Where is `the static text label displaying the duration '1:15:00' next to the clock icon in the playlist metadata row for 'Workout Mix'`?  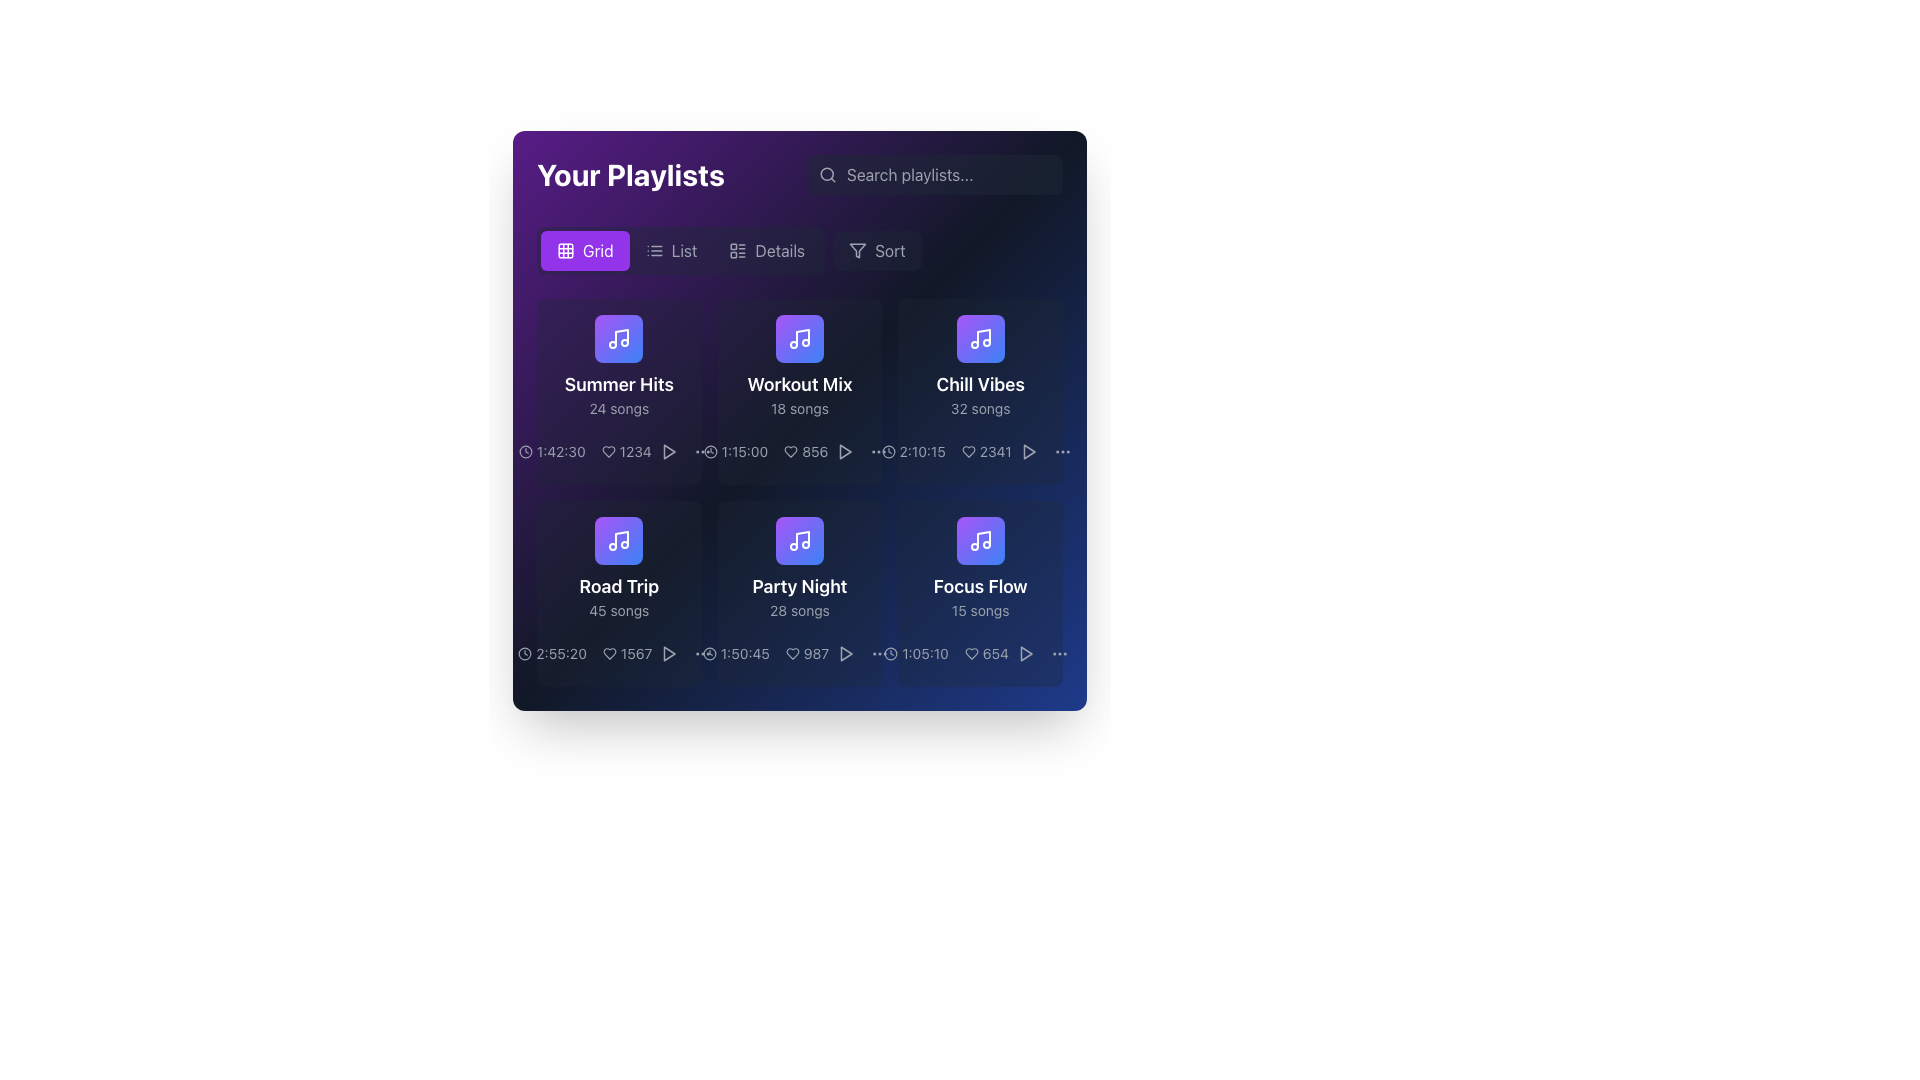
the static text label displaying the duration '1:15:00' next to the clock icon in the playlist metadata row for 'Workout Mix' is located at coordinates (734, 451).